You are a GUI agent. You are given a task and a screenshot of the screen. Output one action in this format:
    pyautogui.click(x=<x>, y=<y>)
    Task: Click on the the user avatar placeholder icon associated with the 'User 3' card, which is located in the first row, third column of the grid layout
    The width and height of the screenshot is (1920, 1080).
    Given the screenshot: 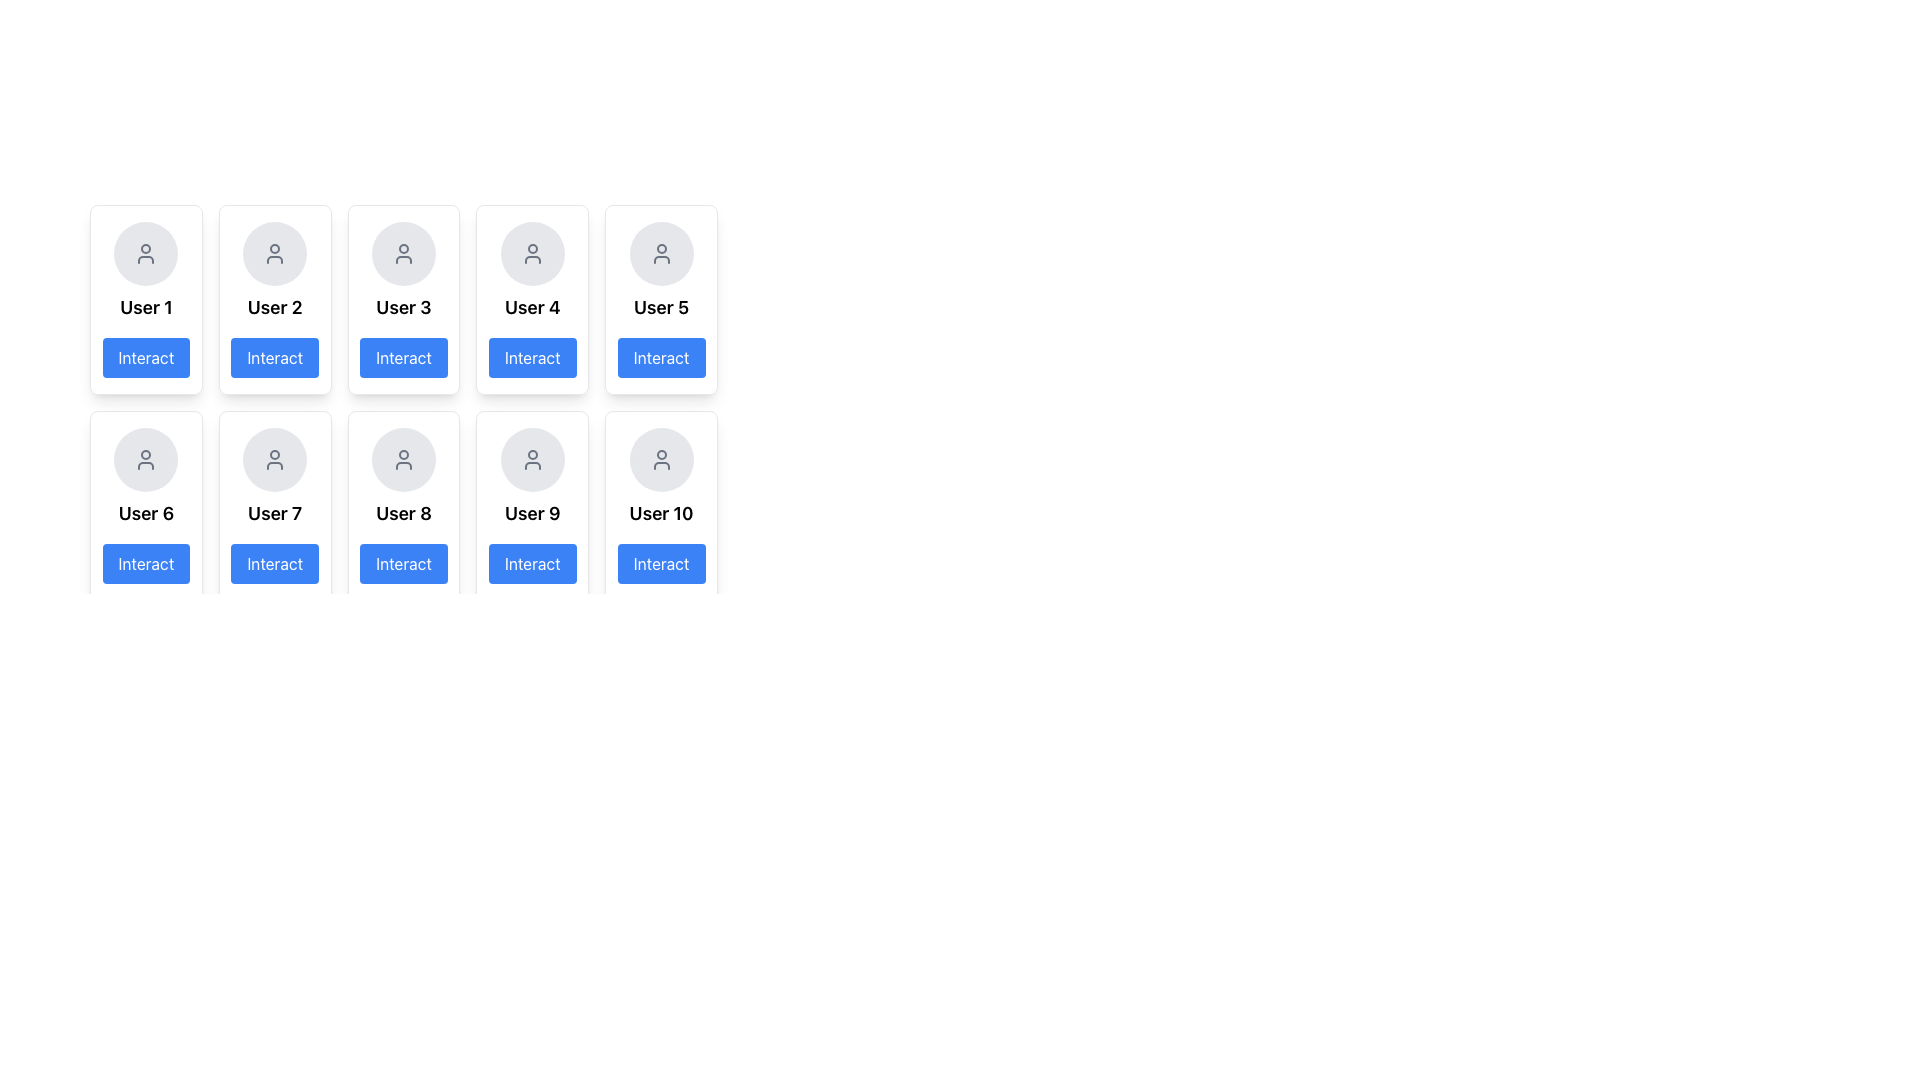 What is the action you would take?
    pyautogui.click(x=402, y=253)
    